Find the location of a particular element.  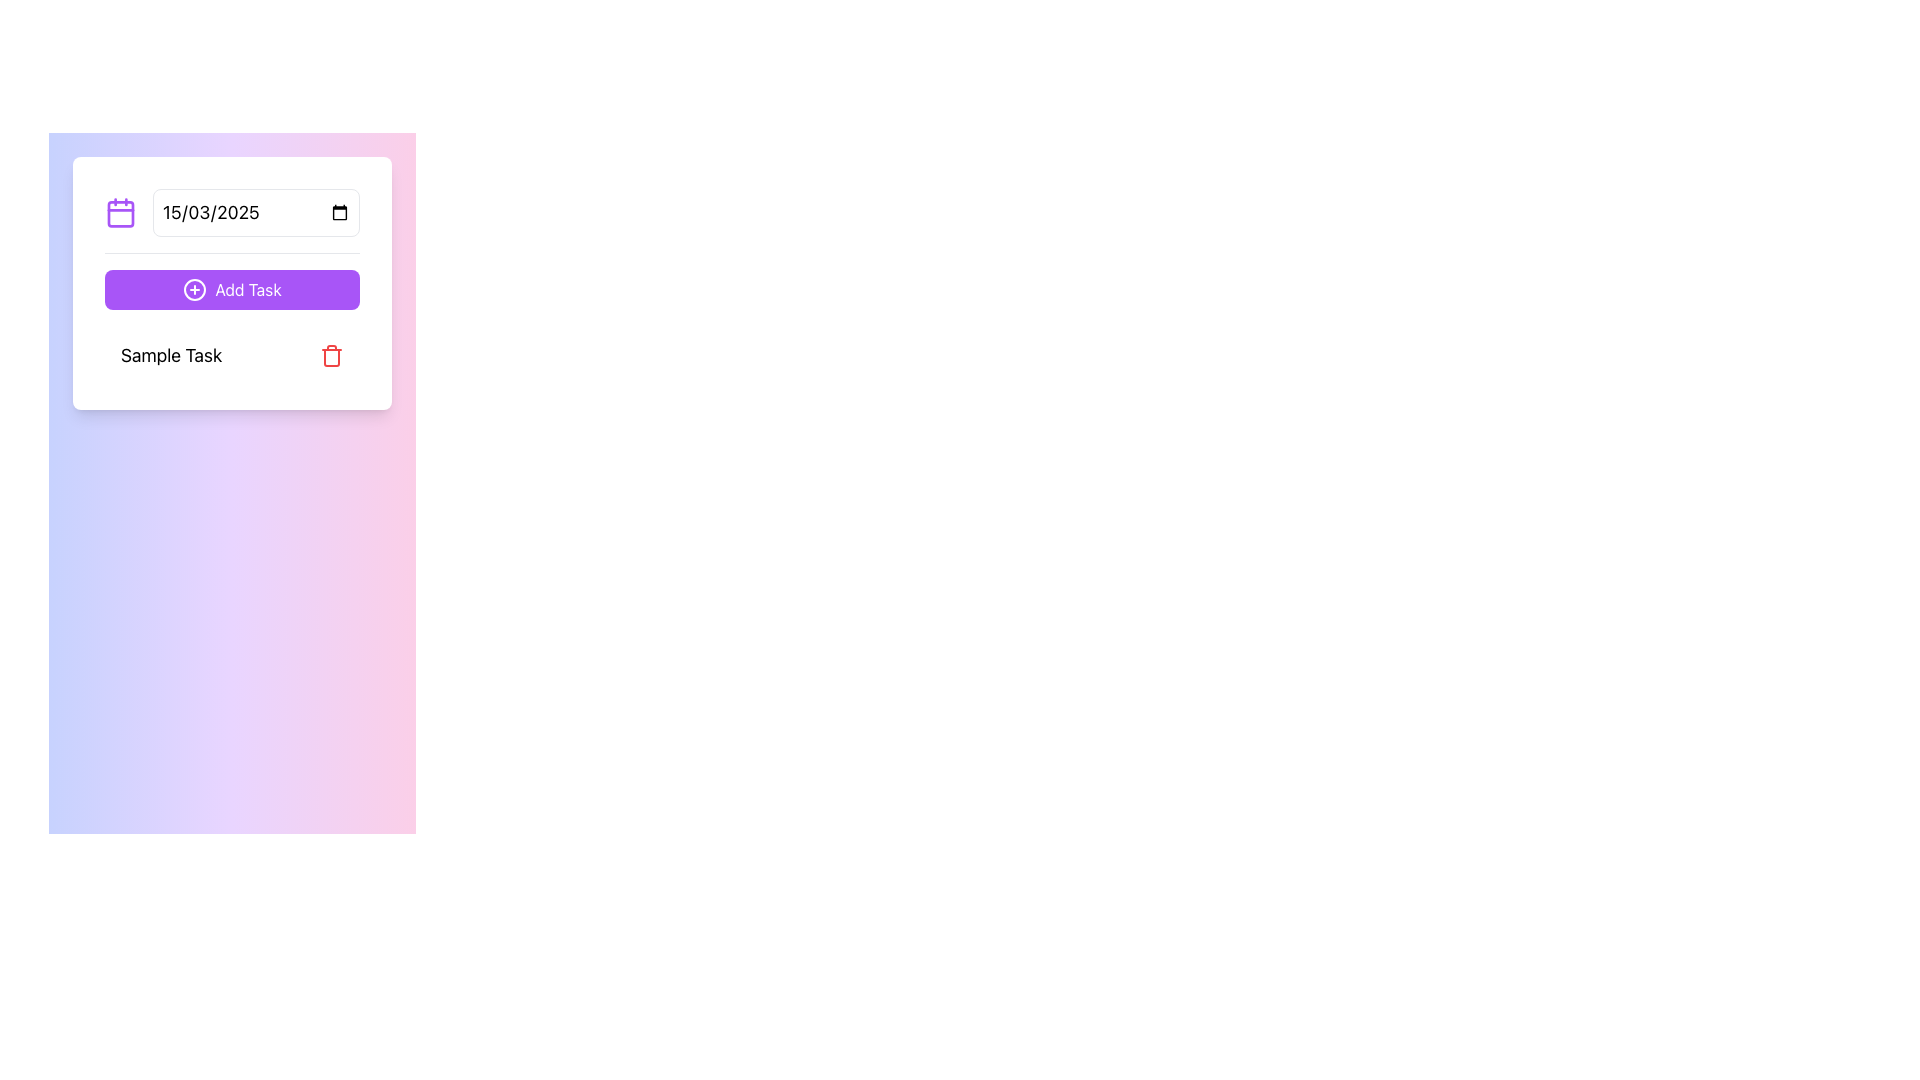

the delete icon button located at the right end of the row containing the text 'Sample Task' is located at coordinates (331, 354).